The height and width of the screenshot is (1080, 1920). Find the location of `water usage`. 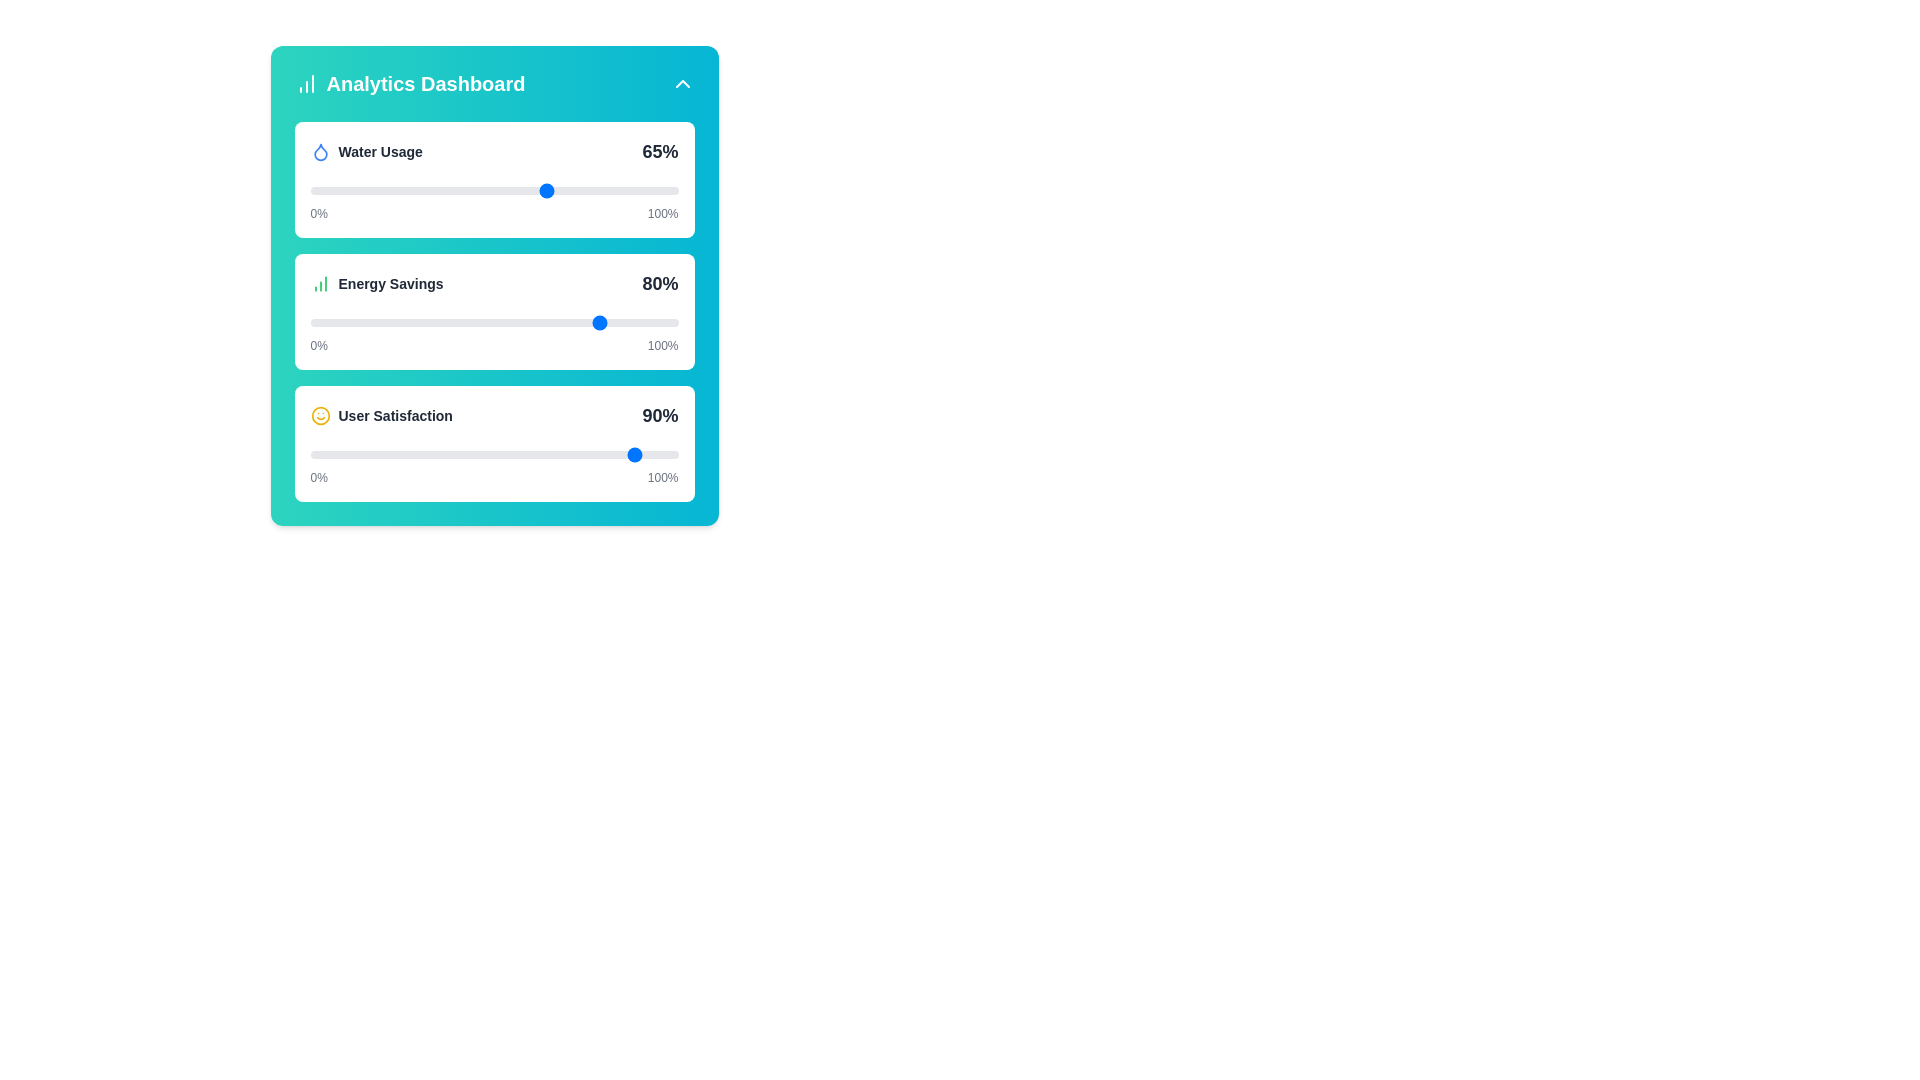

water usage is located at coordinates (531, 191).